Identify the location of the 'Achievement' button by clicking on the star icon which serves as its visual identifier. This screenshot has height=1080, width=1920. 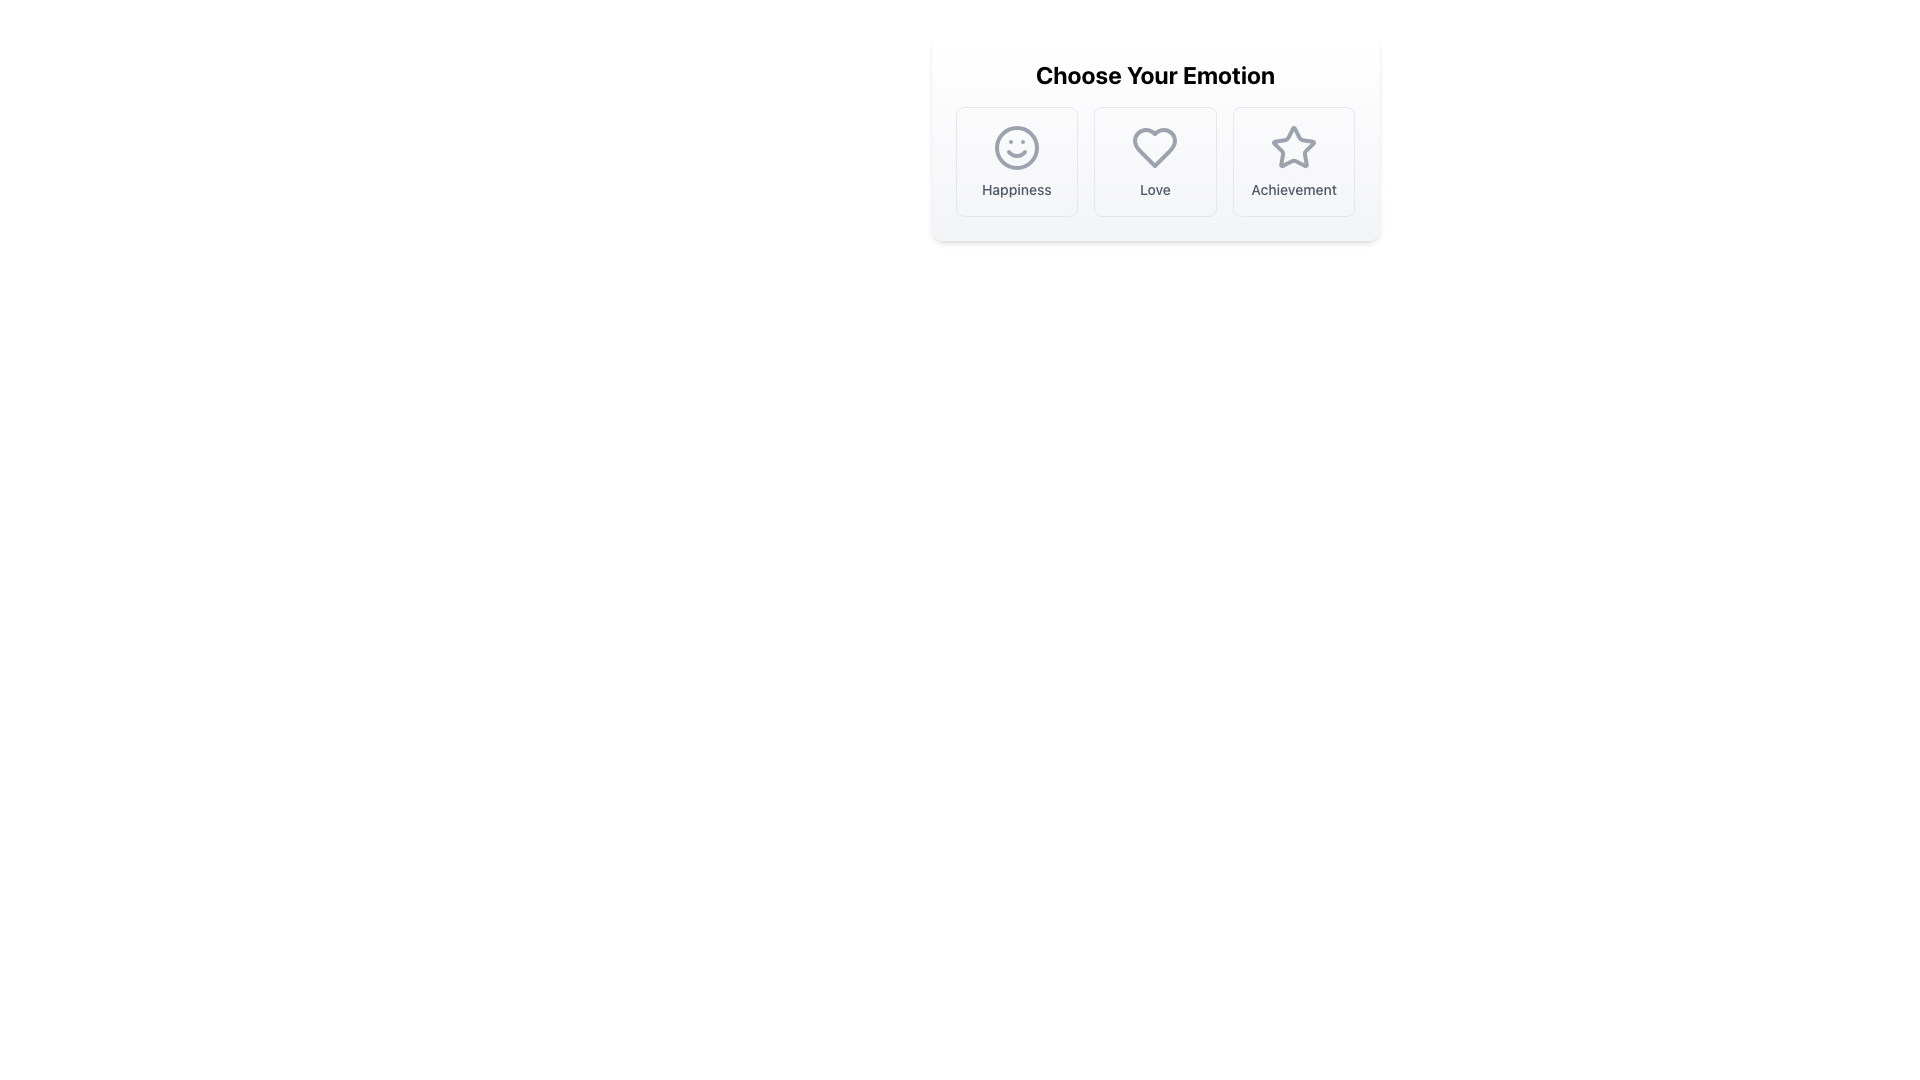
(1294, 145).